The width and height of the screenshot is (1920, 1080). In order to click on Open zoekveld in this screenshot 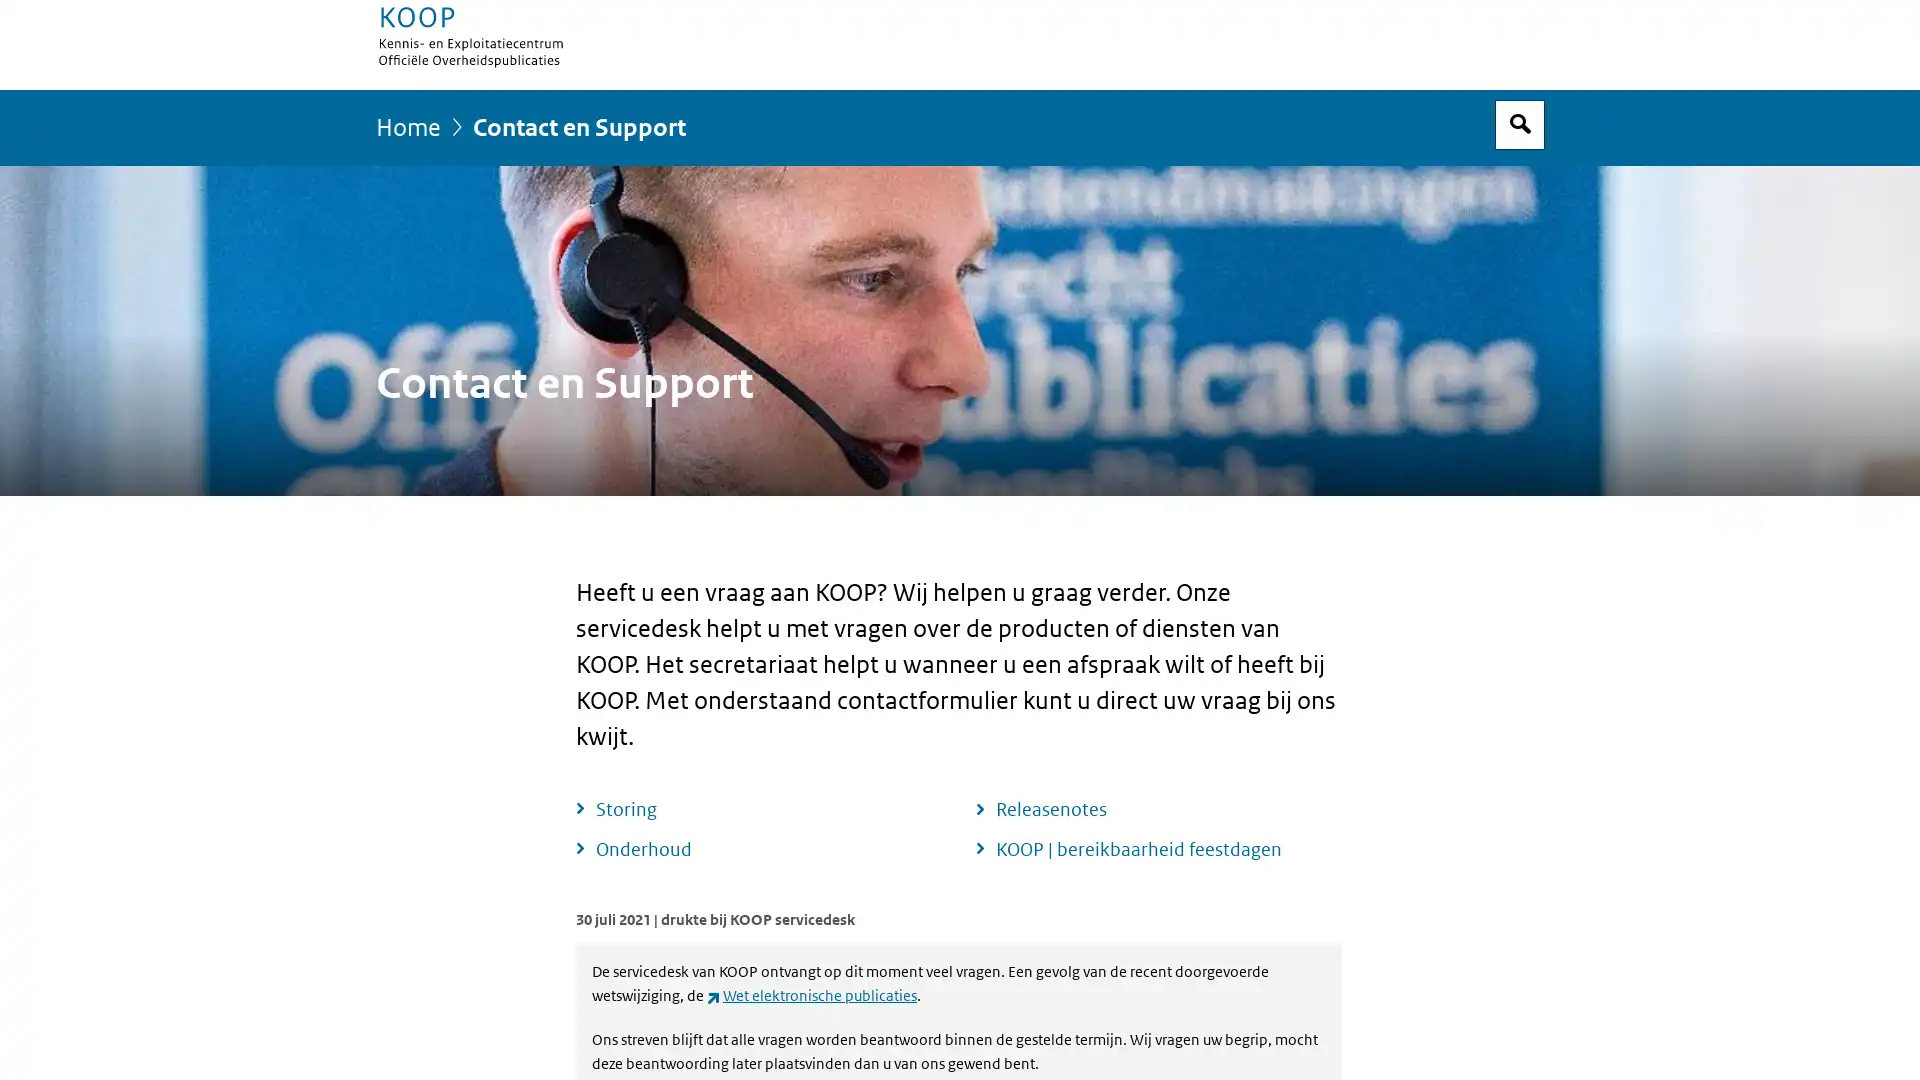, I will do `click(1520, 124)`.